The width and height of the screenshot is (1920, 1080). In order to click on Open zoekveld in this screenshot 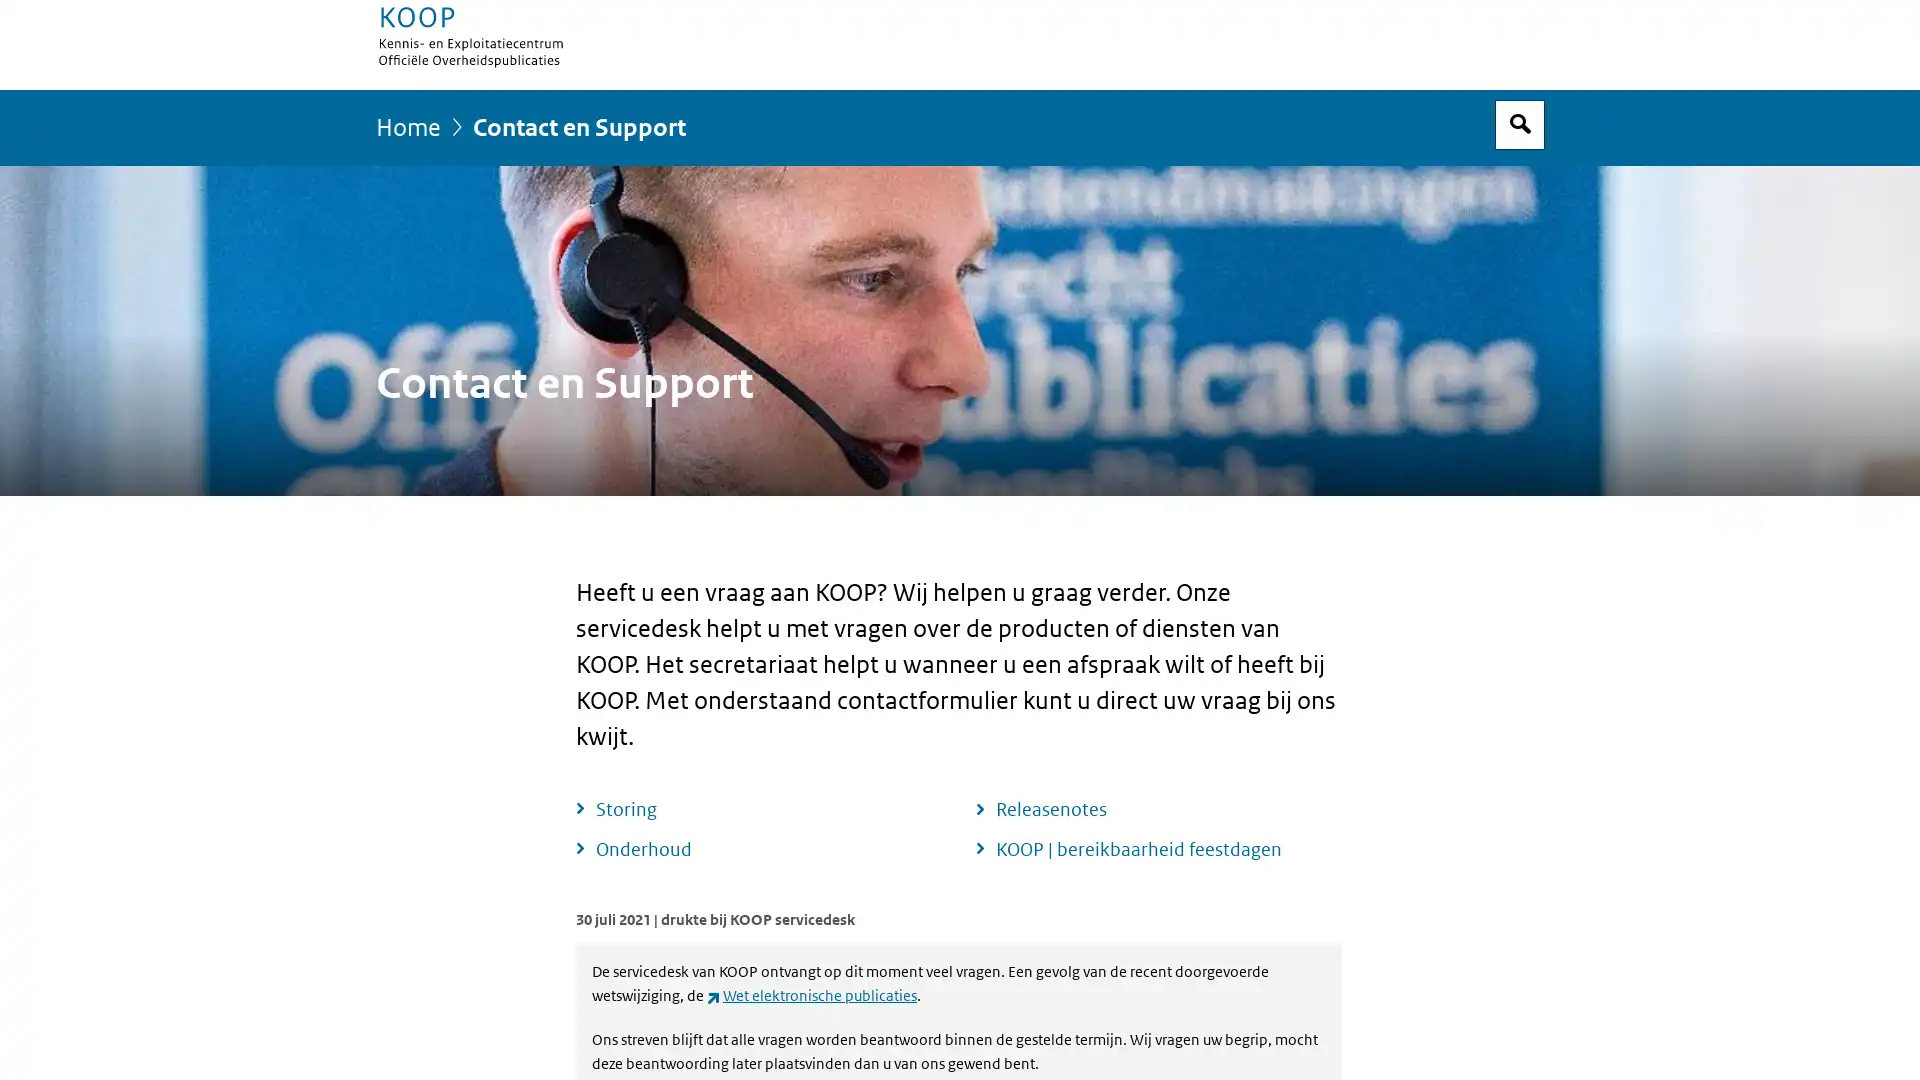, I will do `click(1520, 124)`.